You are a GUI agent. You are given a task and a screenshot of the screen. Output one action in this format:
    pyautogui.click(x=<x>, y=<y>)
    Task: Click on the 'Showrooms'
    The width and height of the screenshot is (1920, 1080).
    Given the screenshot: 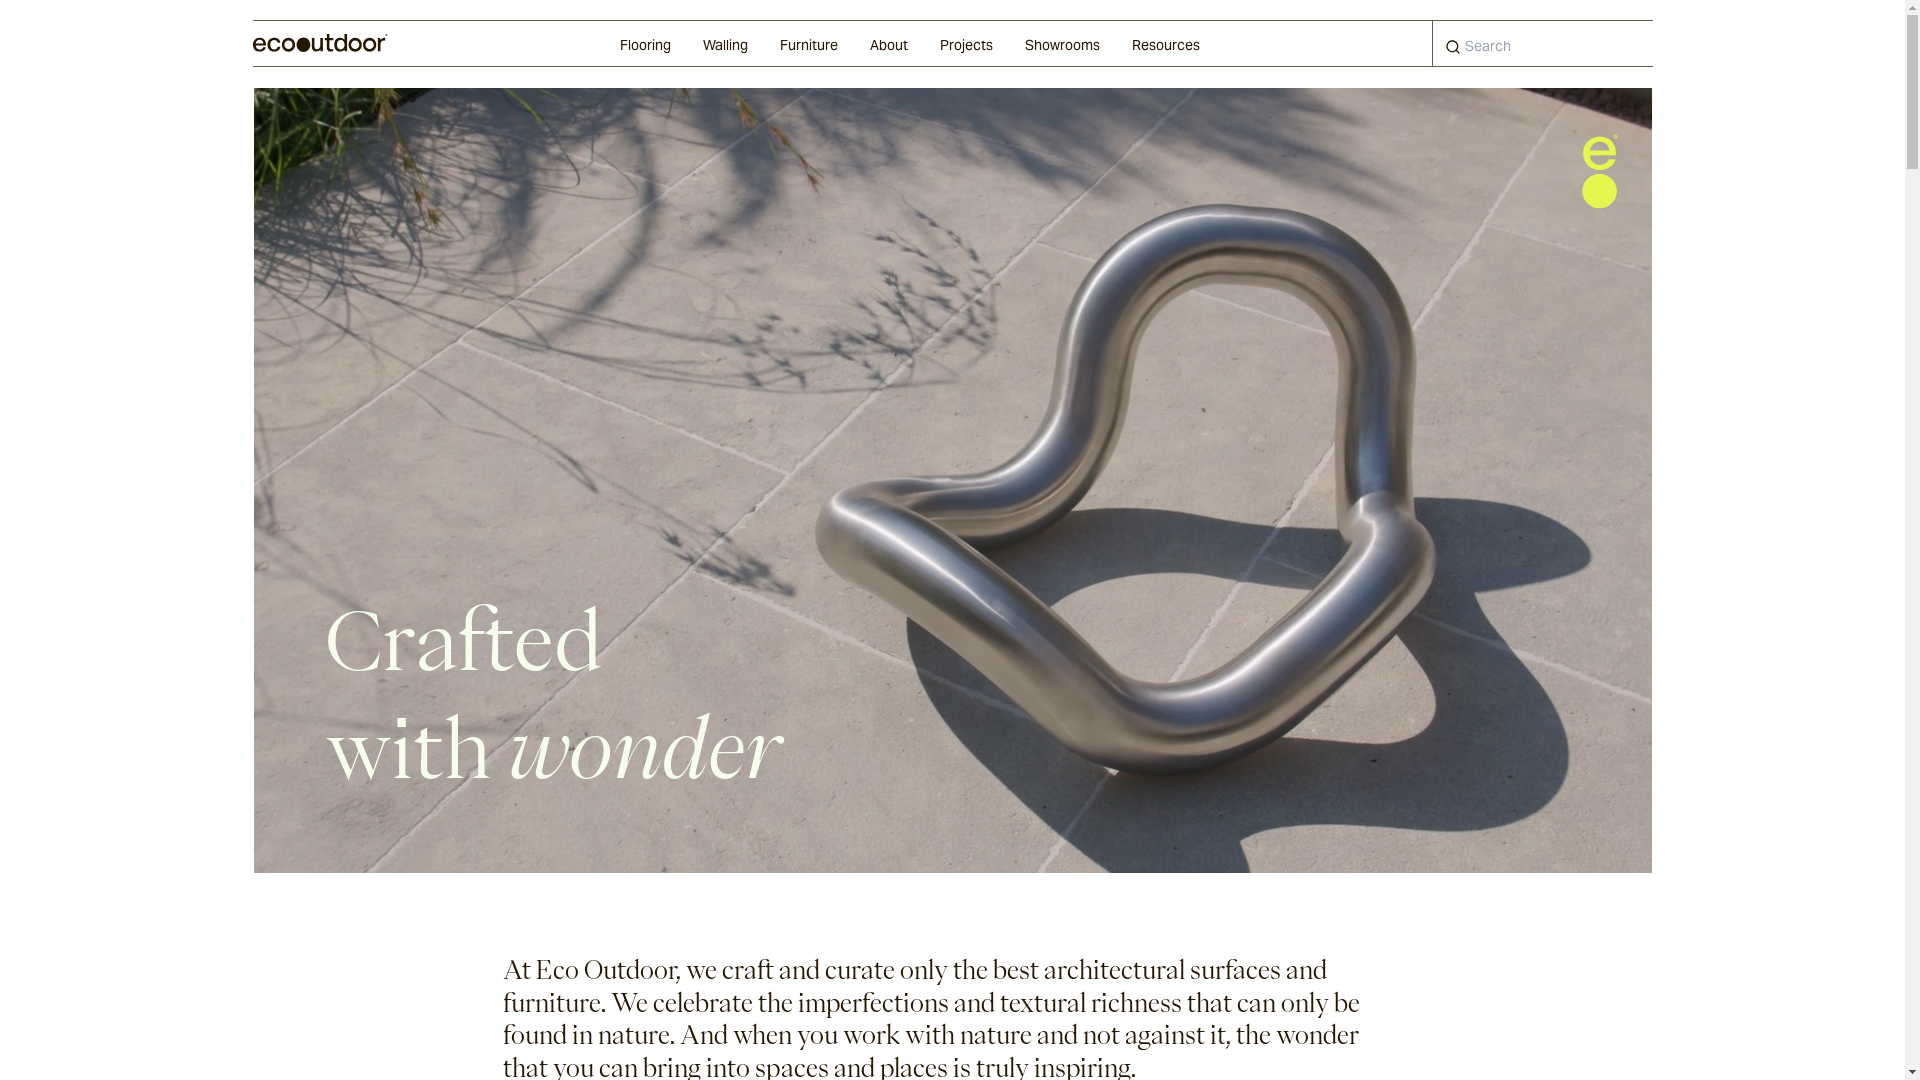 What is the action you would take?
    pyautogui.click(x=1060, y=43)
    